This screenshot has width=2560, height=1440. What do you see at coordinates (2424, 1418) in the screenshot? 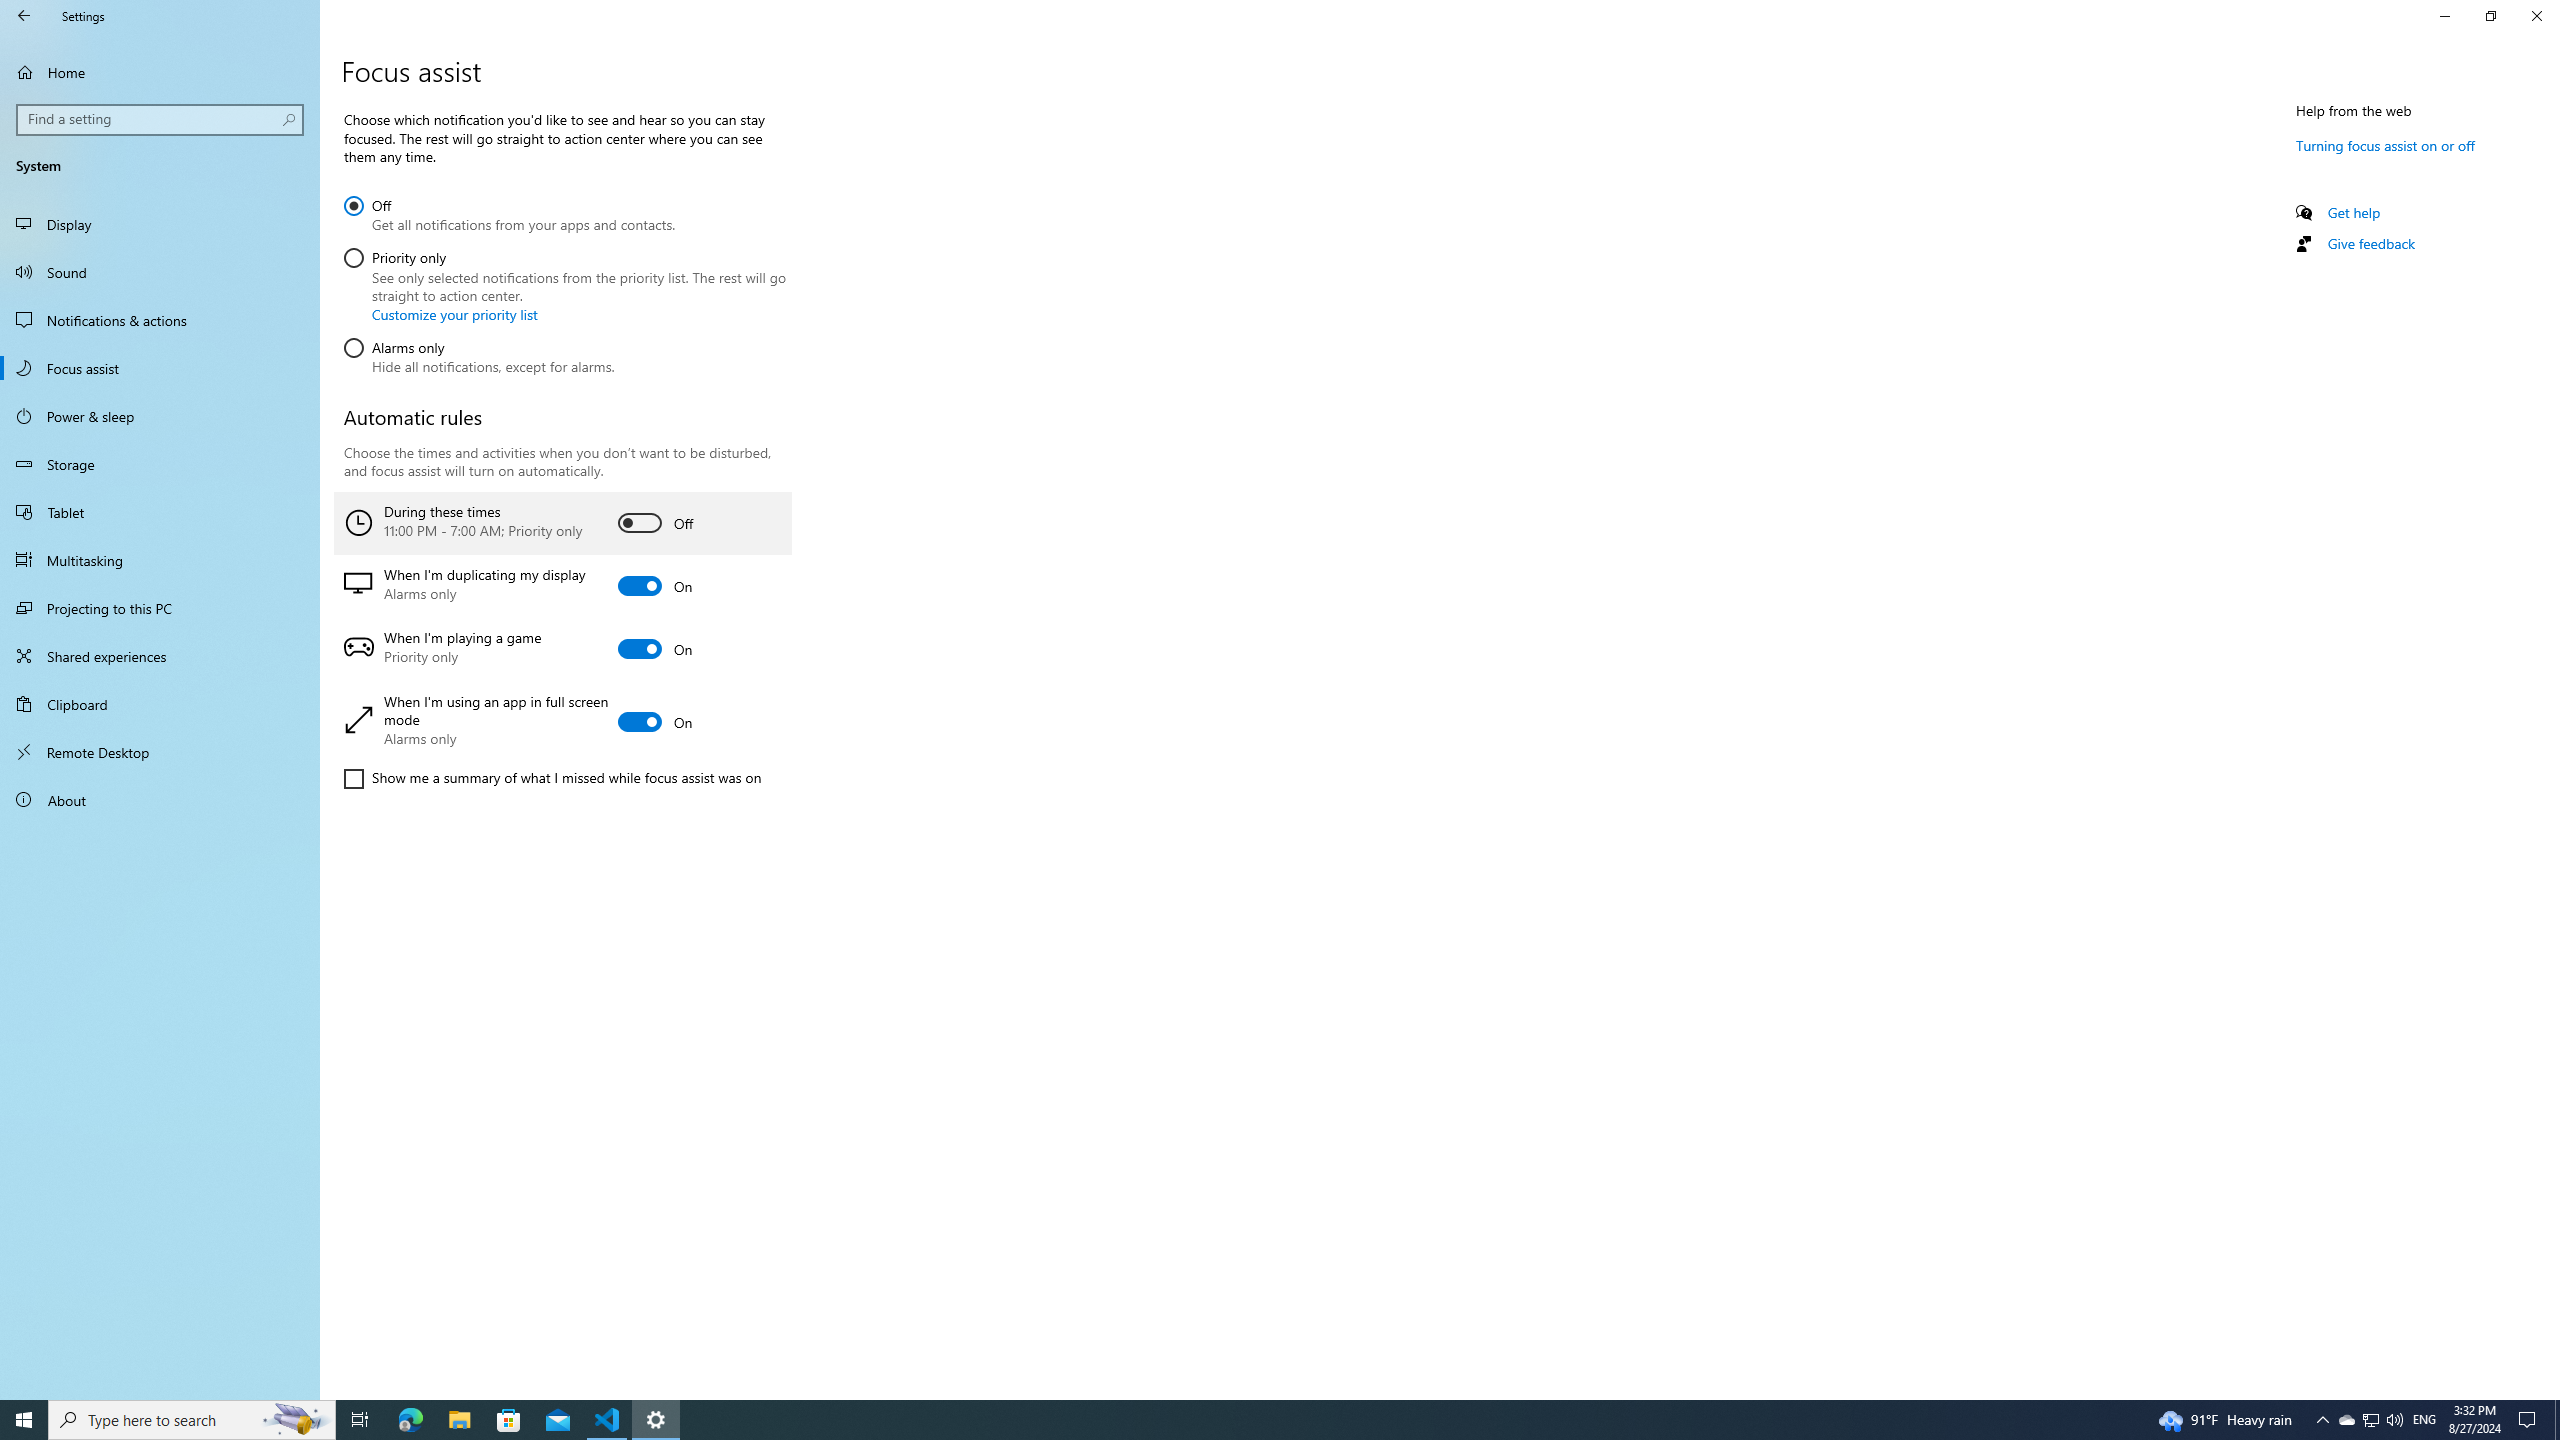
I see `'Tray Input Indicator - English (United States)'` at bounding box center [2424, 1418].